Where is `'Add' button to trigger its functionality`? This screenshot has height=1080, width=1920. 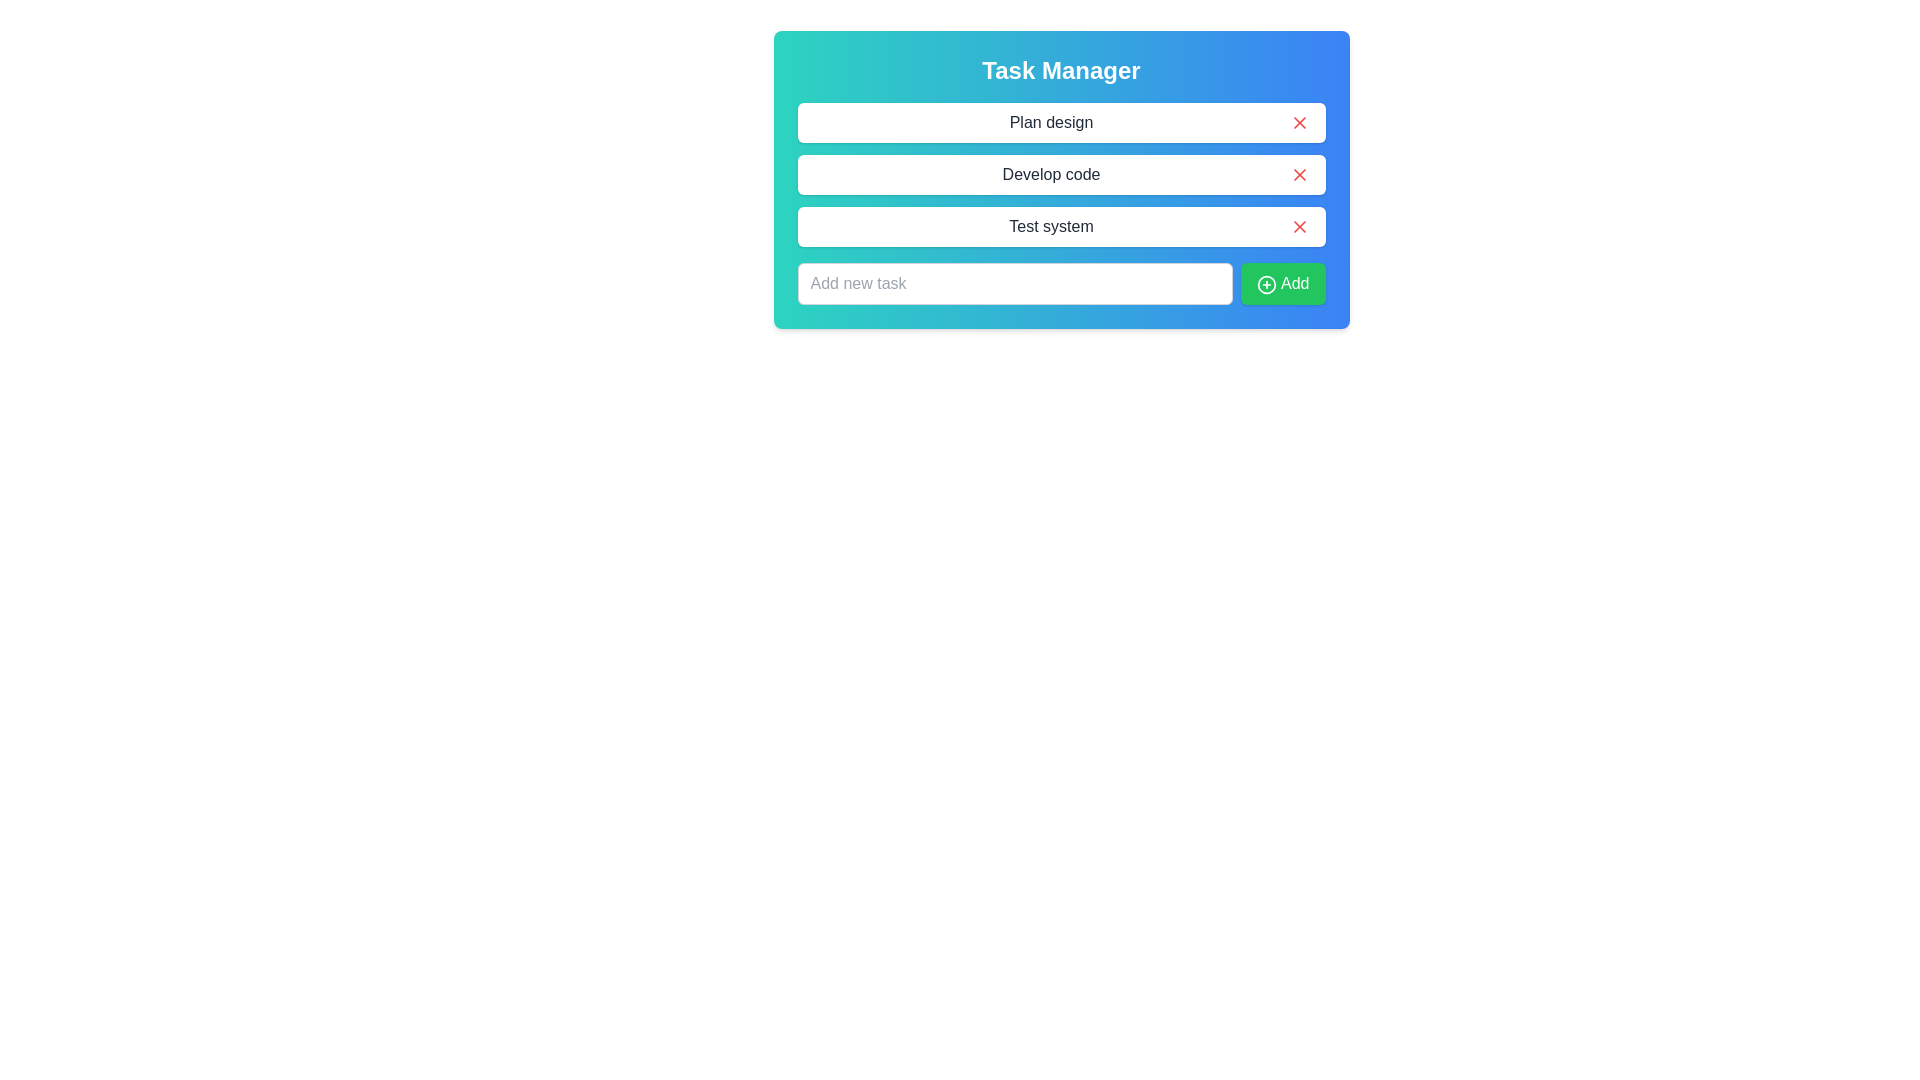
'Add' button to trigger its functionality is located at coordinates (1282, 284).